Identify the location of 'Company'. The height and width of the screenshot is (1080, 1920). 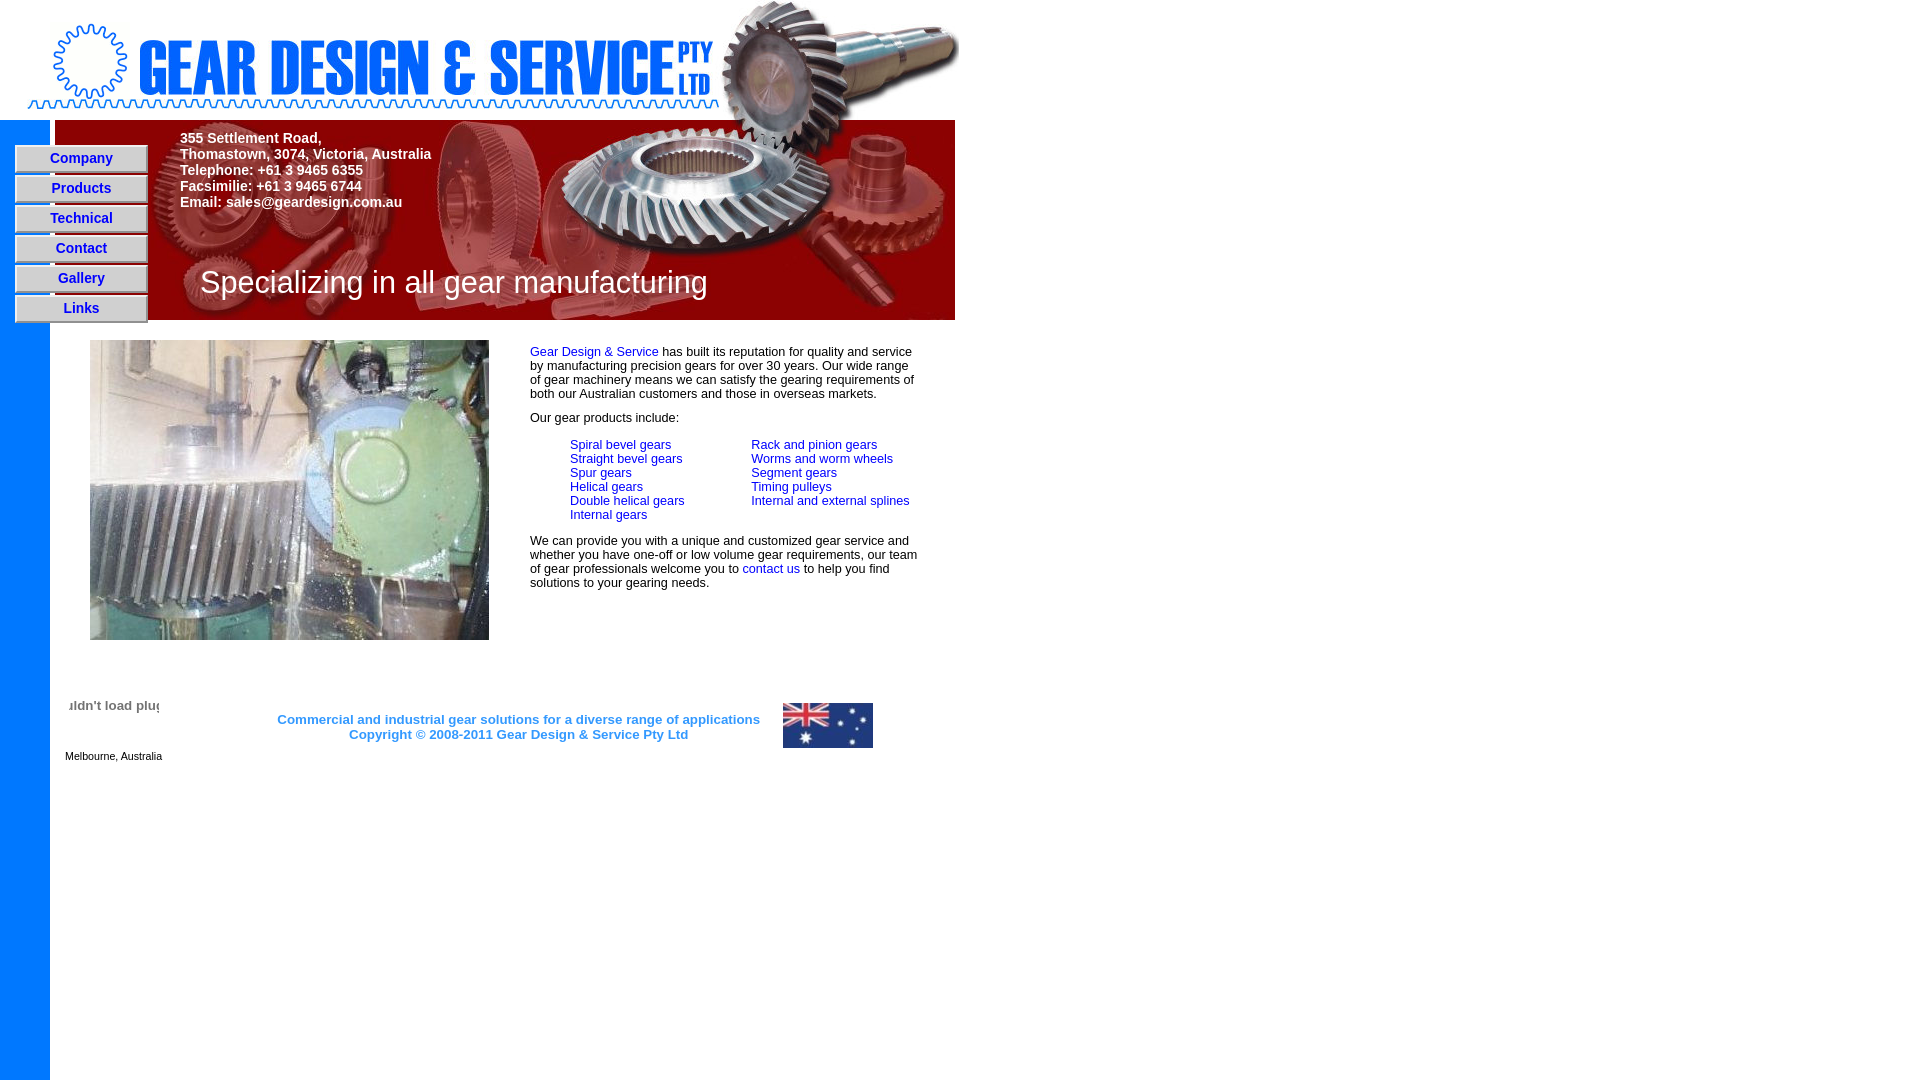
(80, 157).